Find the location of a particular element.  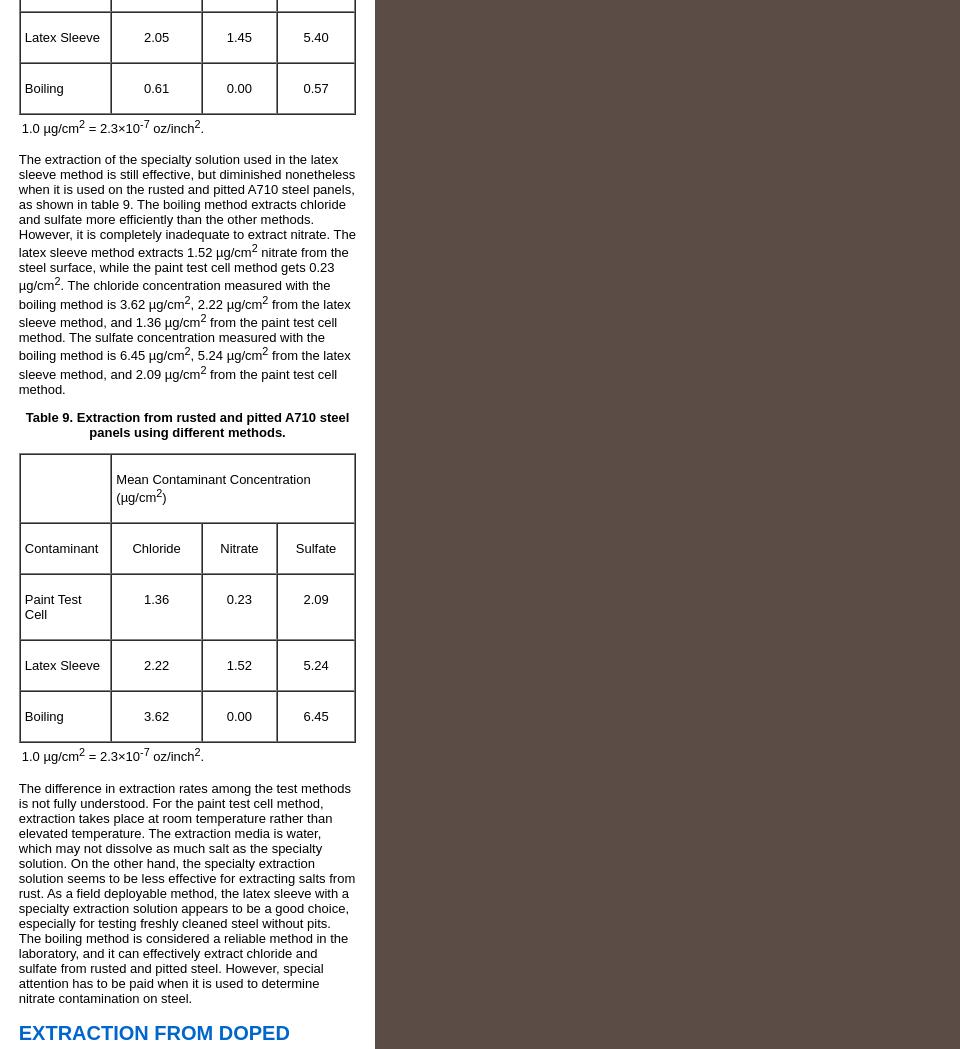

'5.24' is located at coordinates (315, 664).